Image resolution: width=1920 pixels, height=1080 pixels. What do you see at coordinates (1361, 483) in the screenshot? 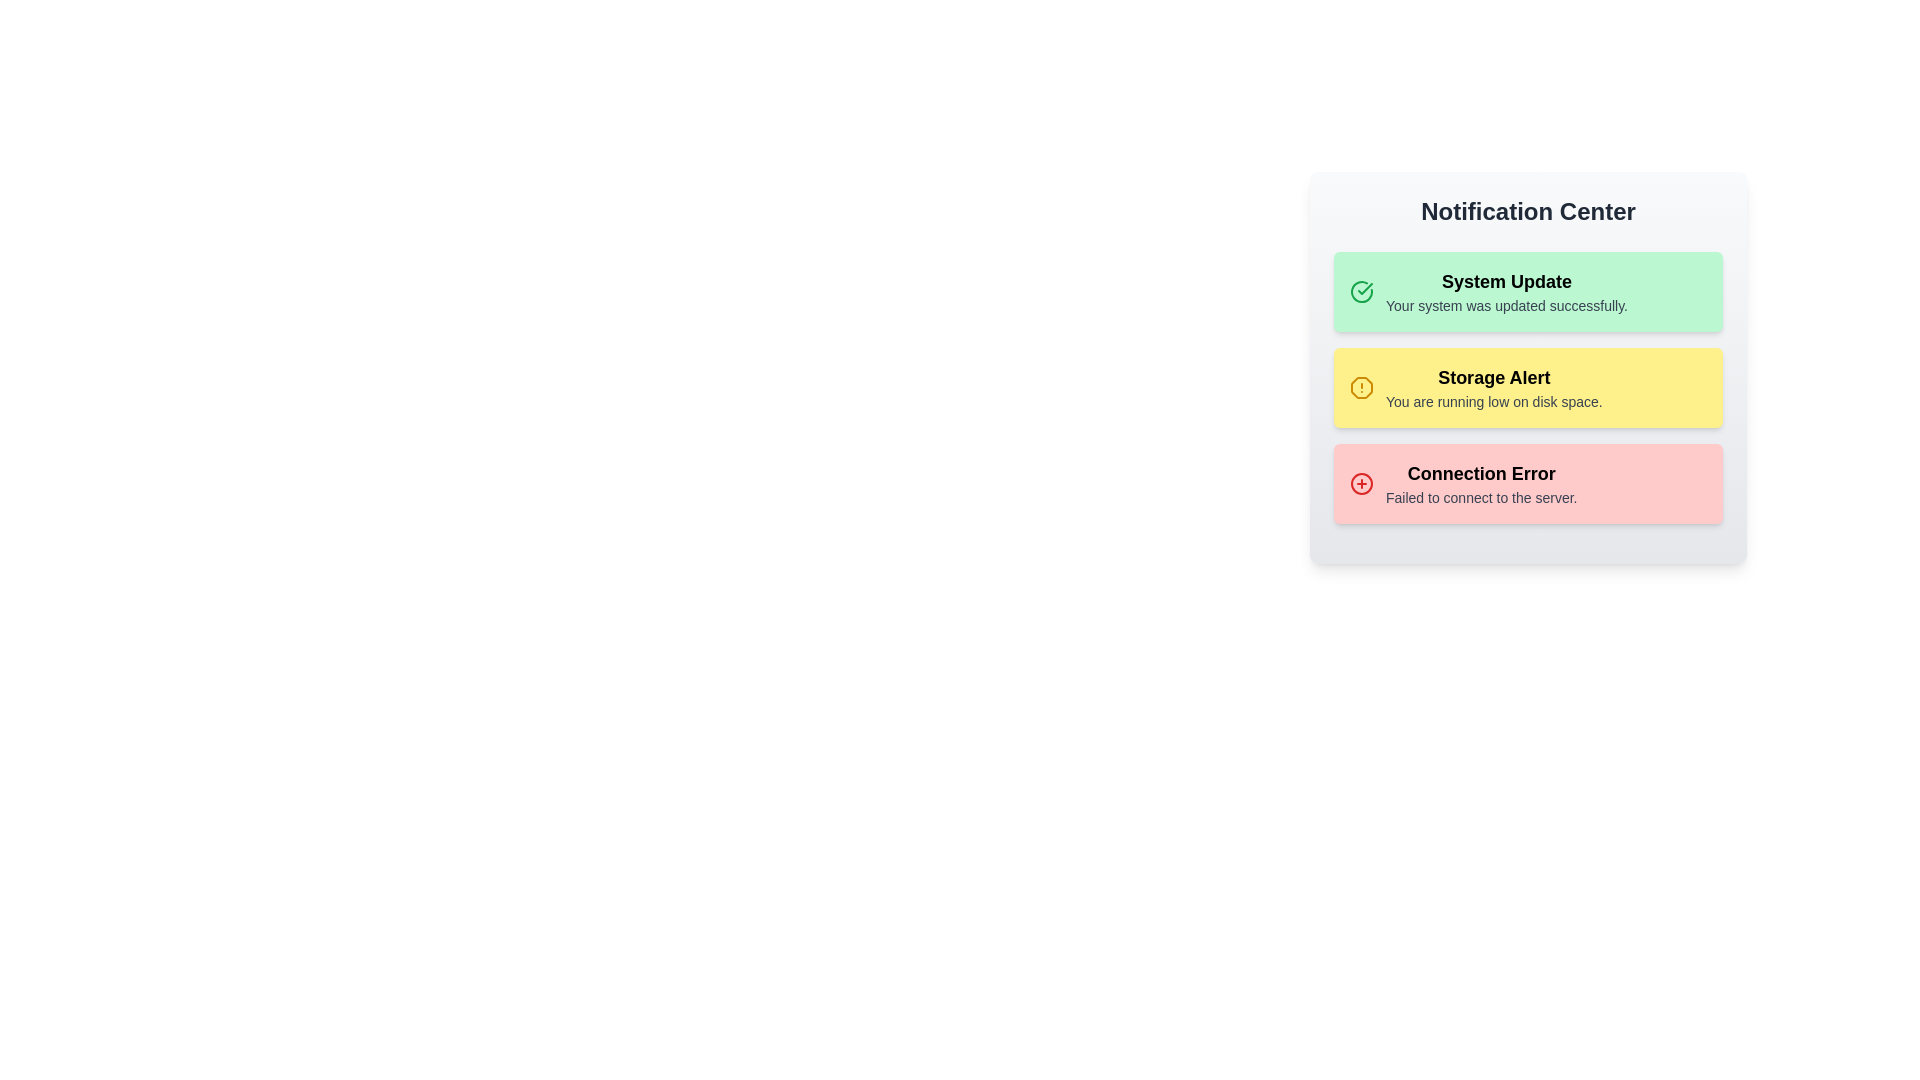
I see `the notification icon for Connection Error` at bounding box center [1361, 483].